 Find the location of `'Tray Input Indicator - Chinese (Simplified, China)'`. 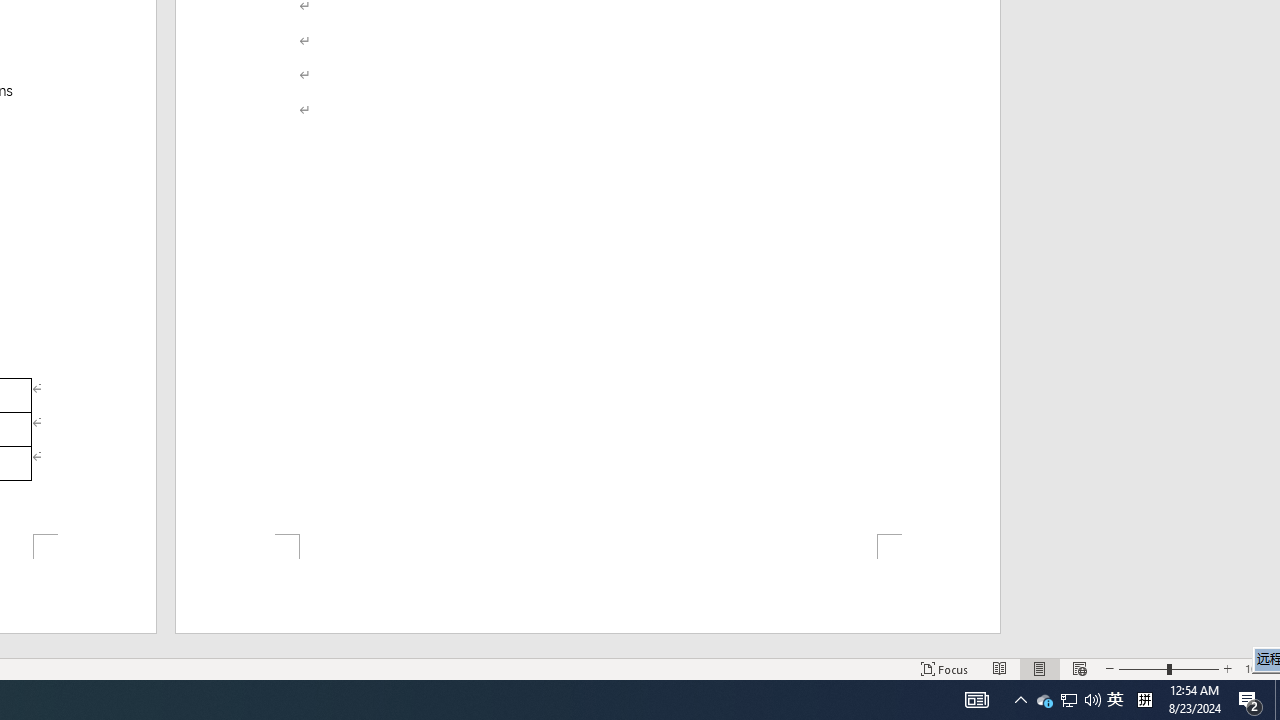

'Tray Input Indicator - Chinese (Simplified, China)' is located at coordinates (1144, 698).